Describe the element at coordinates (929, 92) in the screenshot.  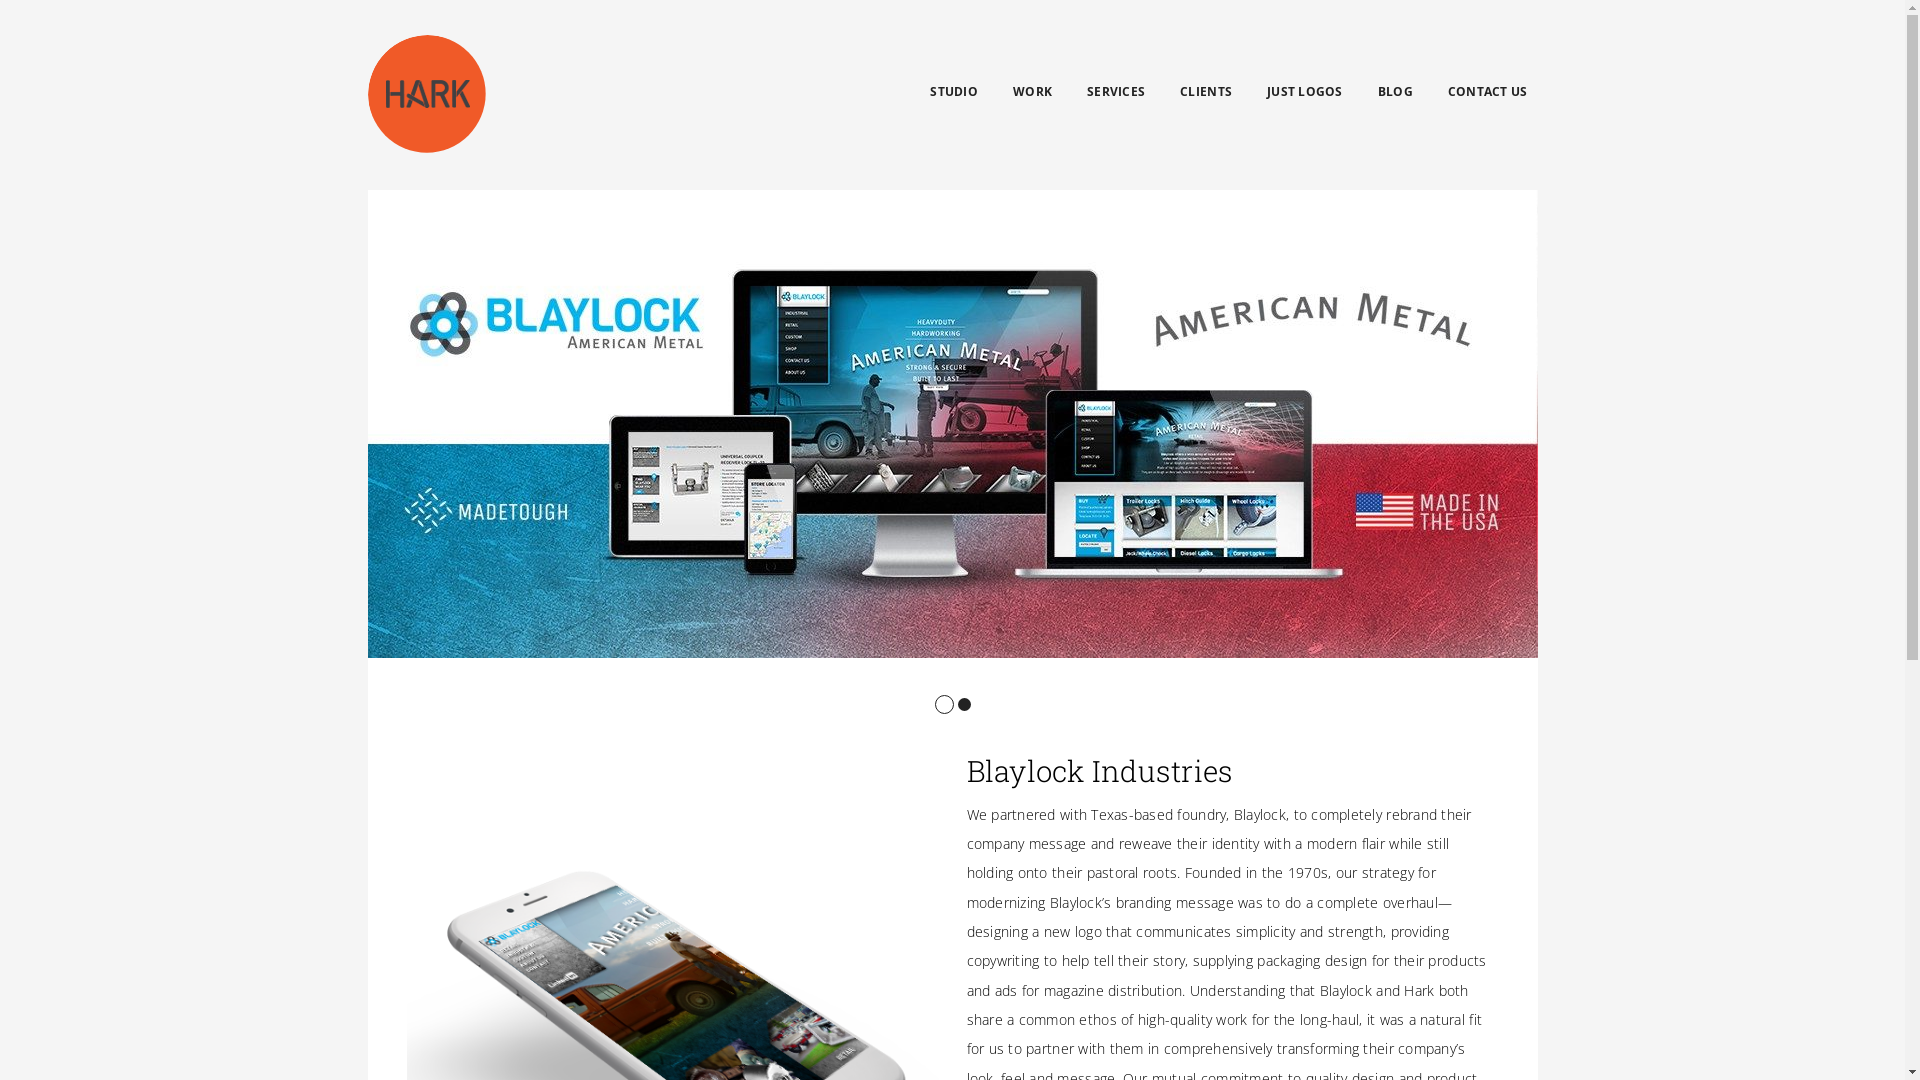
I see `'STUDIO'` at that location.